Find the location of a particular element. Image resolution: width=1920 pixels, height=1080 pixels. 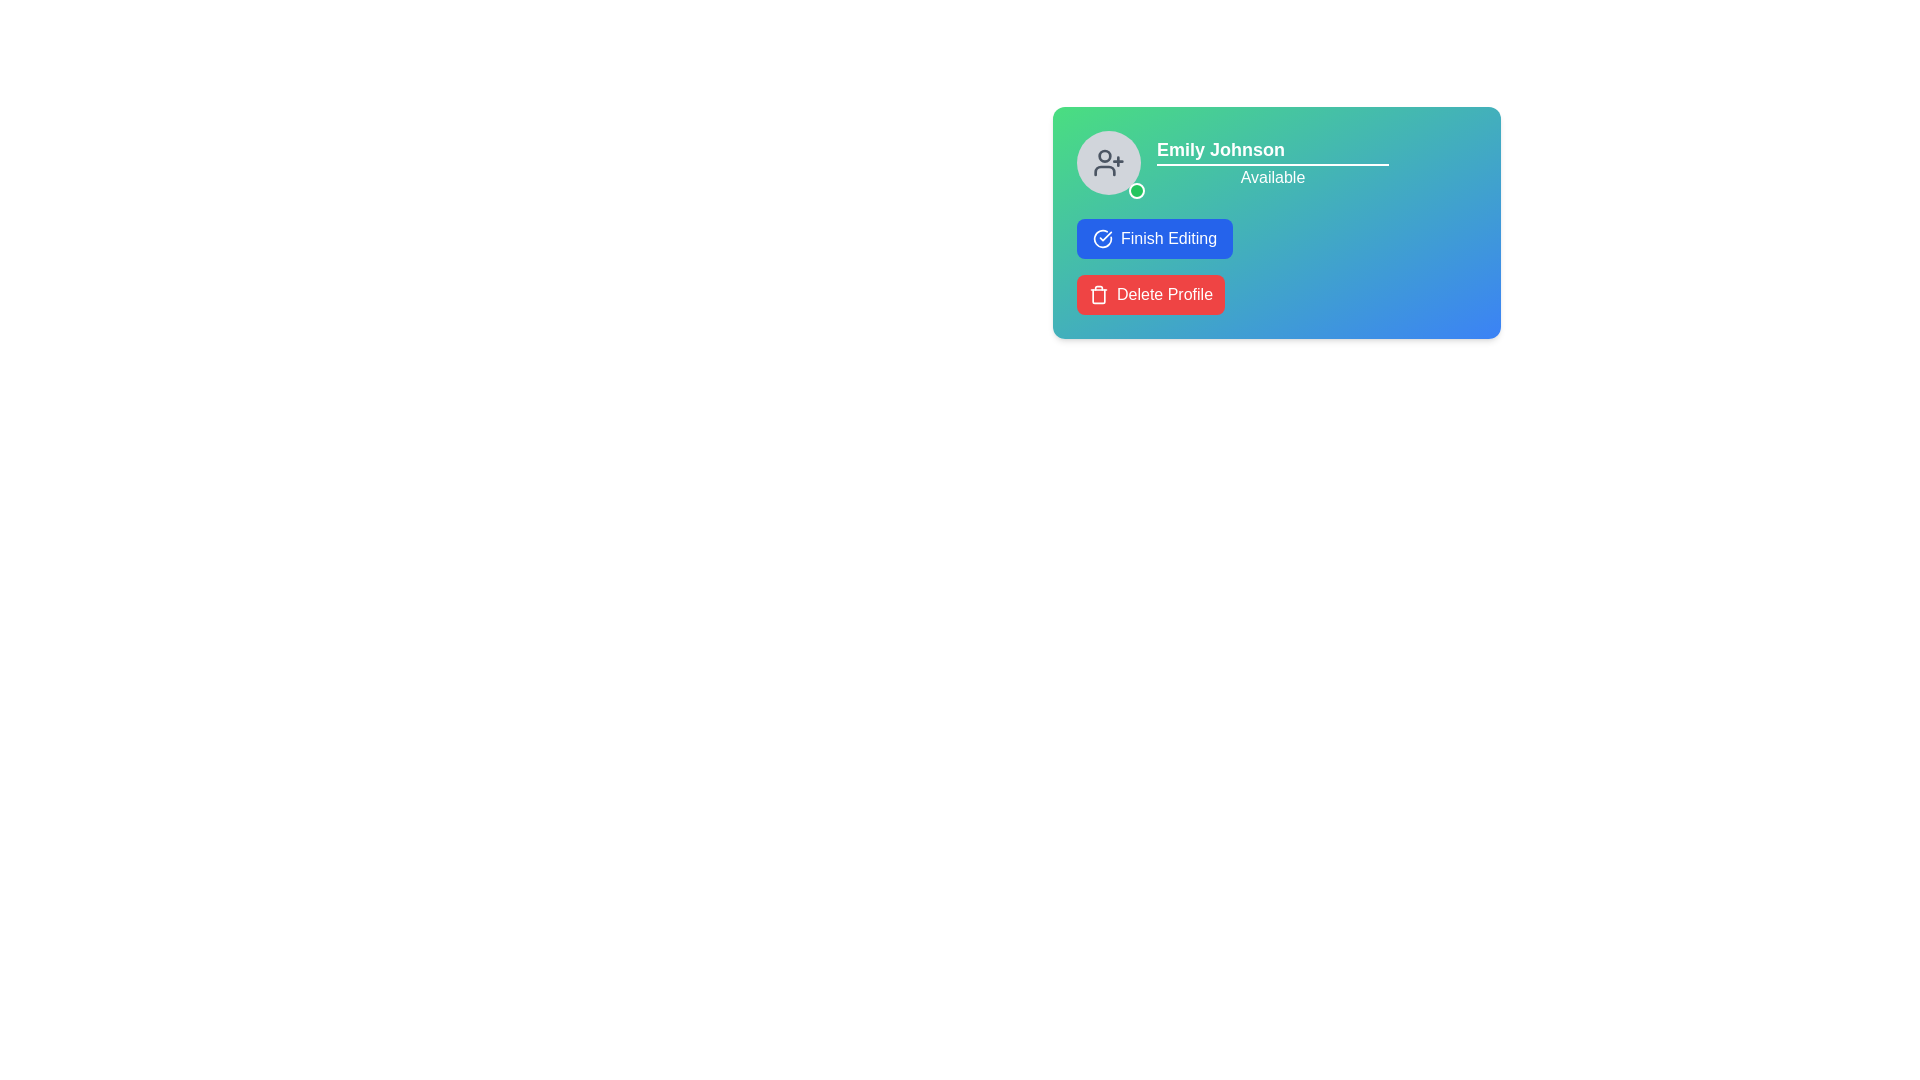

the decorative user profile addition icon located in the top-left corner within a circular gray background on a green-to-blue gradient card, positioned to the left of 'Emily Johnson' is located at coordinates (1107, 161).